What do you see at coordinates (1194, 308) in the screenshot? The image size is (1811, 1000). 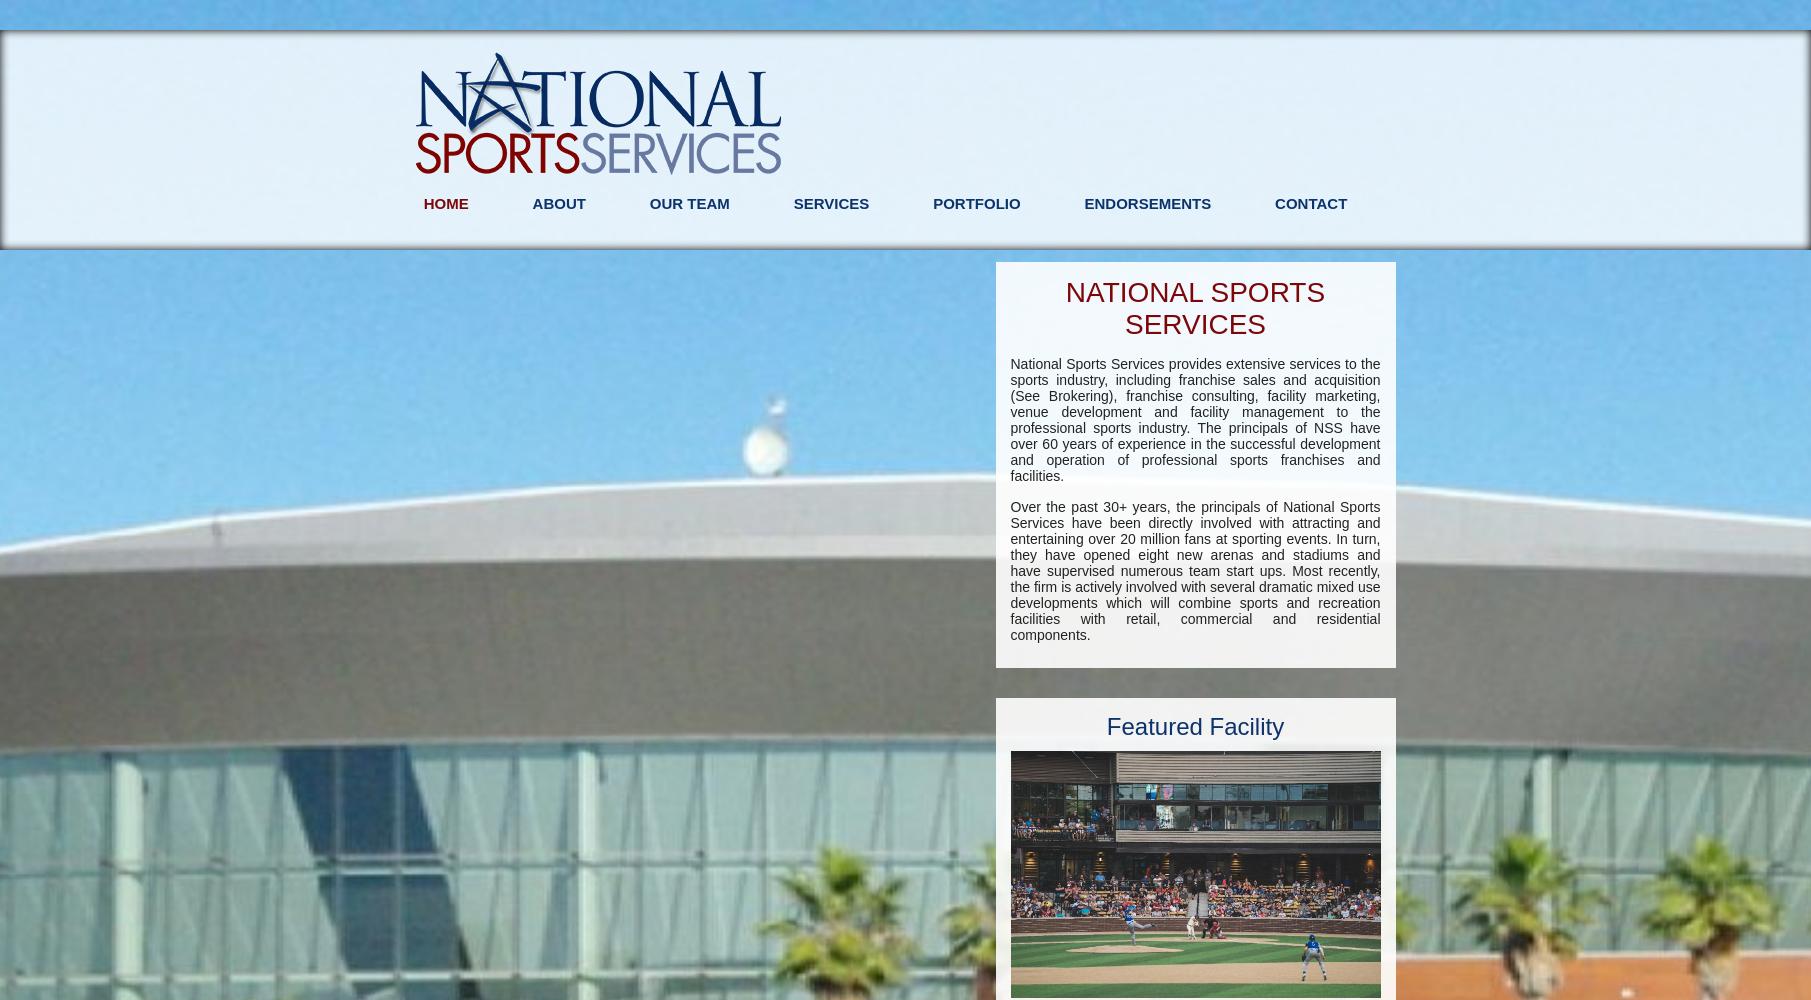 I see `'NATIONAL SPORTS SERVICES'` at bounding box center [1194, 308].